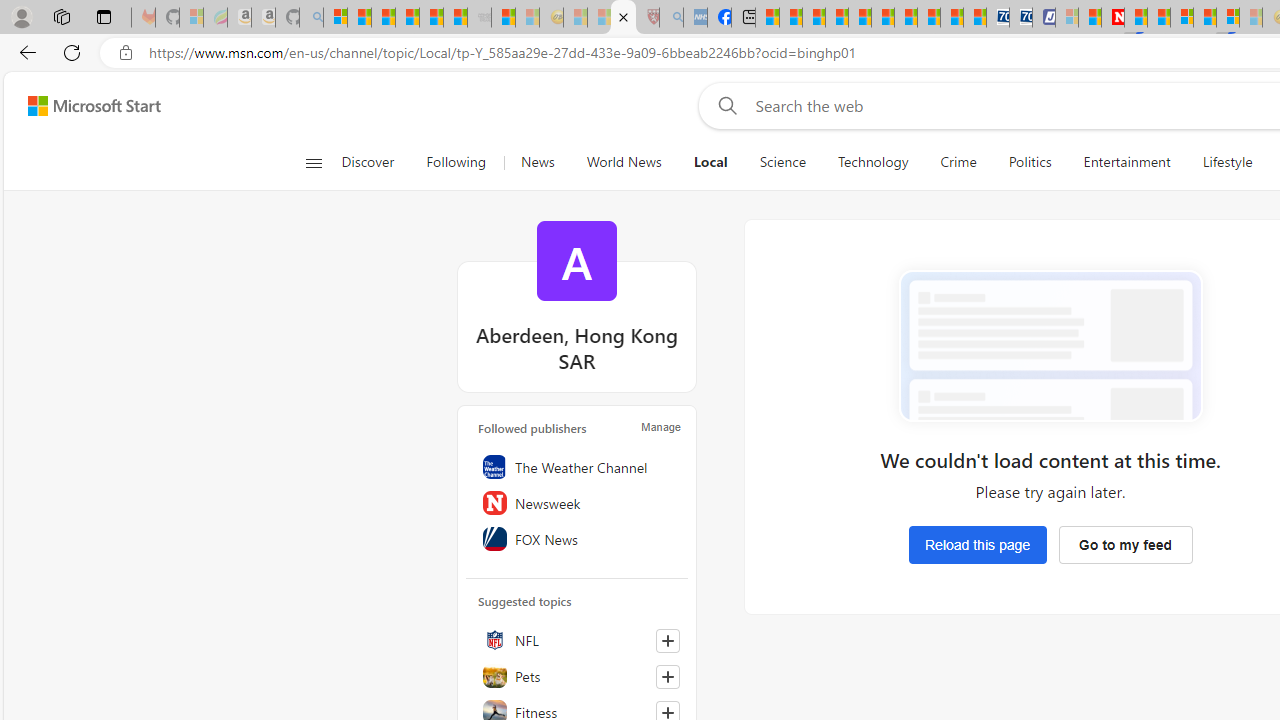 The height and width of the screenshot is (720, 1280). Describe the element at coordinates (576, 501) in the screenshot. I see `'Newsweek'` at that location.